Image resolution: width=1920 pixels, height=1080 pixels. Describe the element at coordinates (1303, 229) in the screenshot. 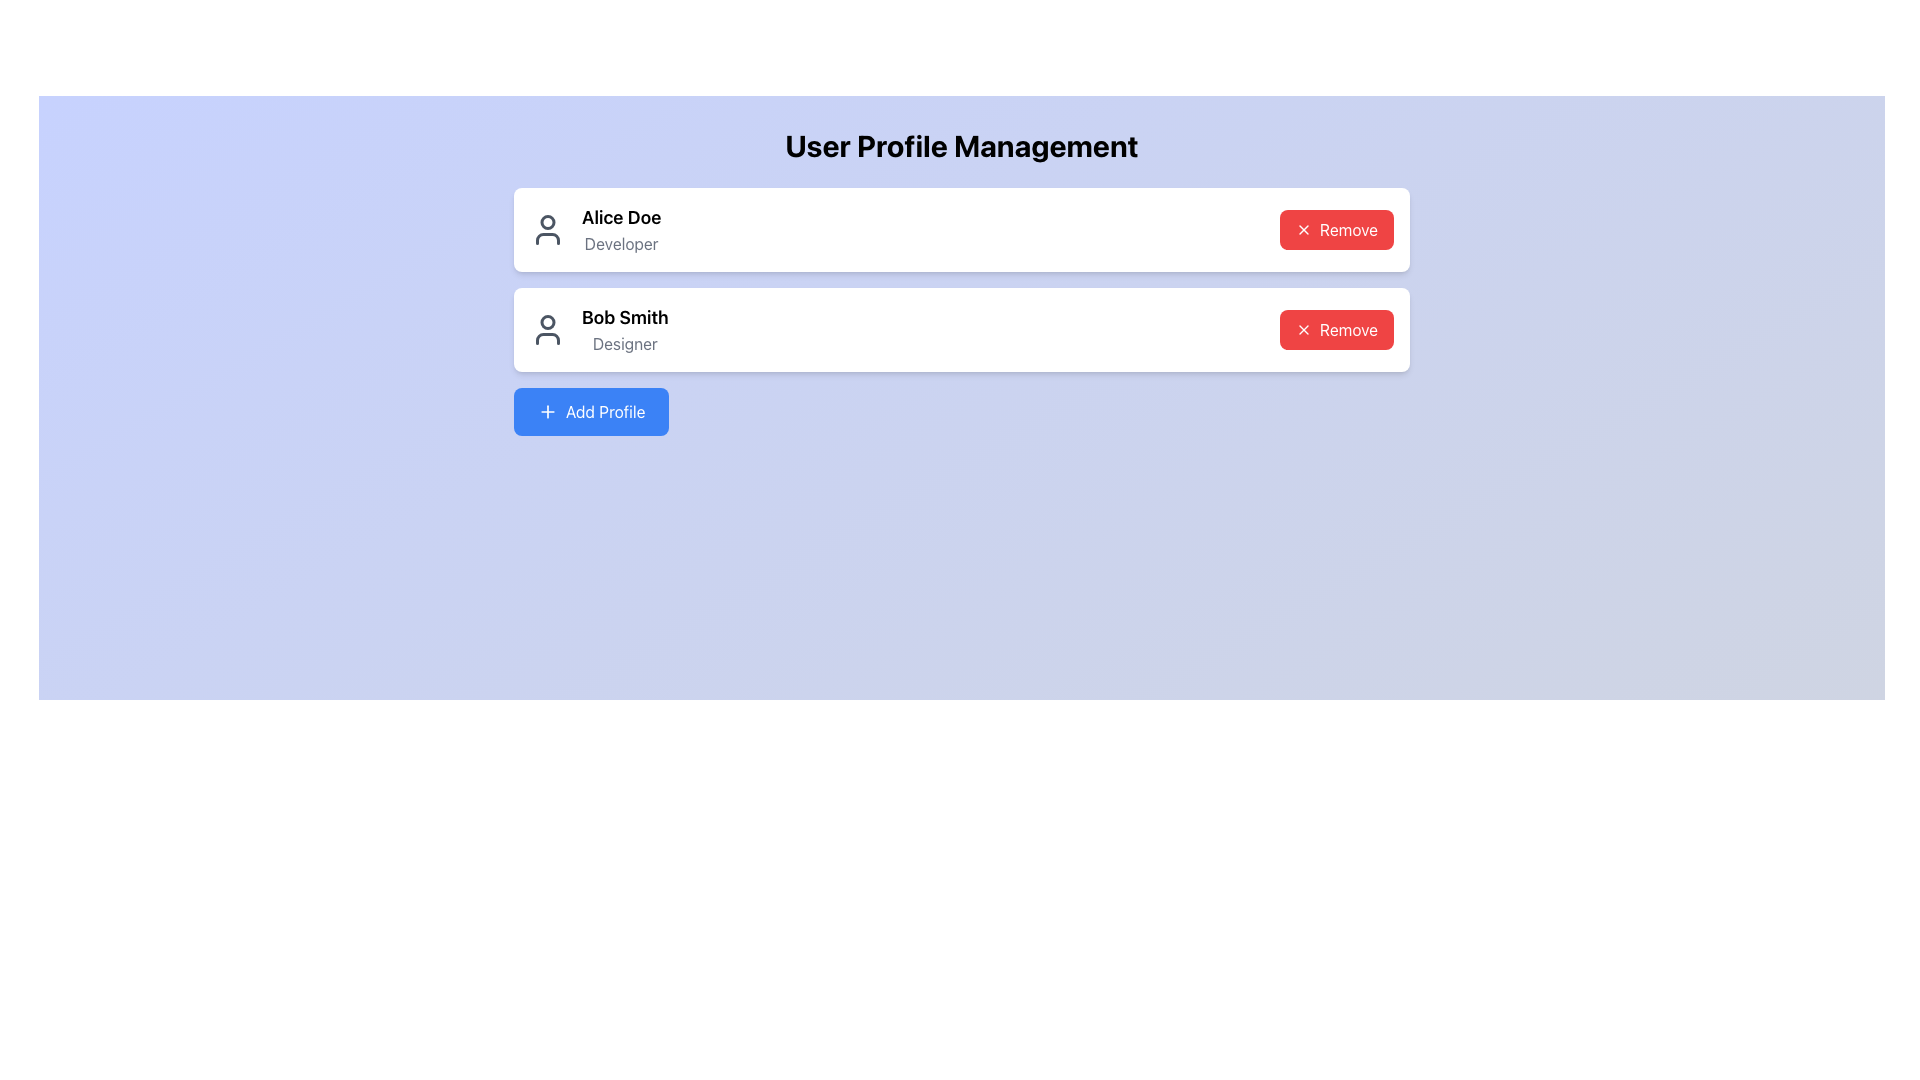

I see `the close icon located within the 'Remove' button in the profile section for 'Alice Doe', positioned to the left of the 'Remove' text` at that location.